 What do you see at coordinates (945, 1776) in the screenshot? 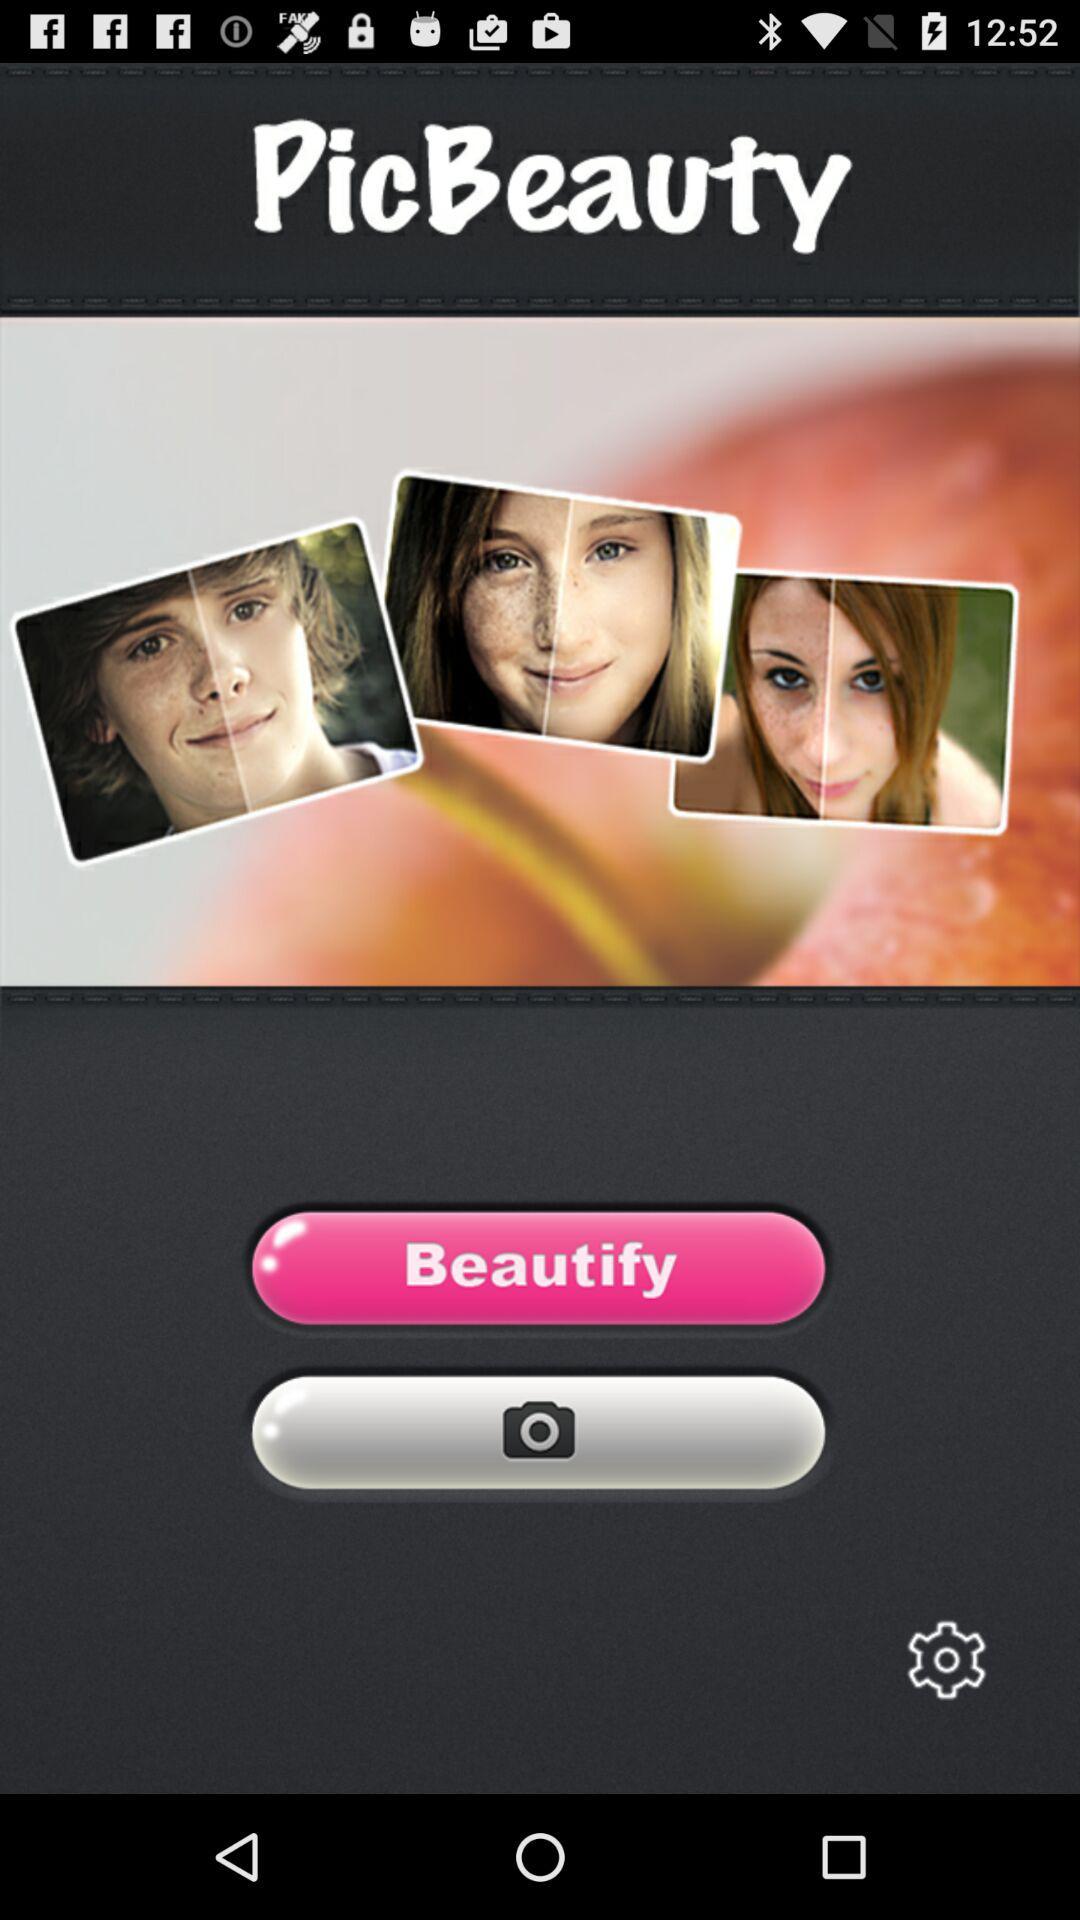
I see `the settings icon` at bounding box center [945, 1776].